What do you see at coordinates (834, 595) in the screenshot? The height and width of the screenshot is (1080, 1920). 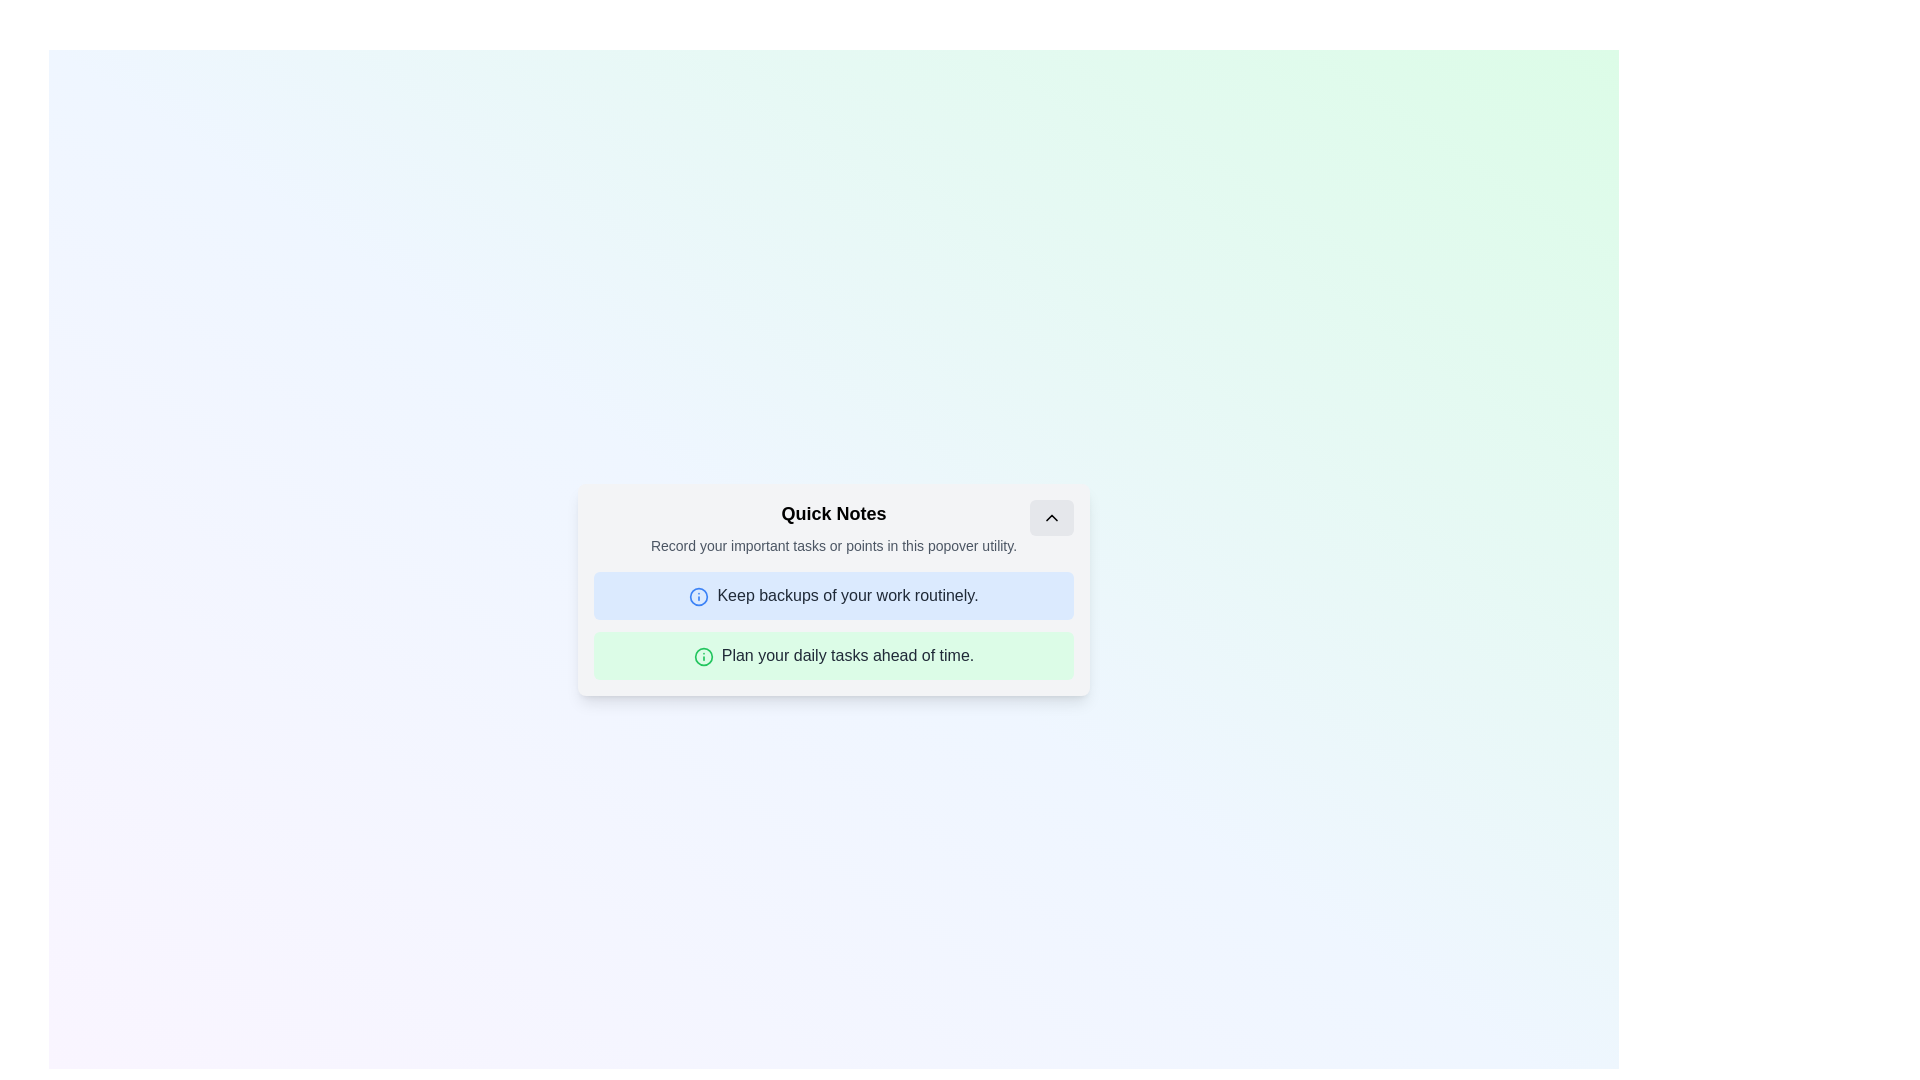 I see `the informational note message box with a light blue background that contains an exclamation mark icon and the text 'Keep backups of your work routinely.'` at bounding box center [834, 595].